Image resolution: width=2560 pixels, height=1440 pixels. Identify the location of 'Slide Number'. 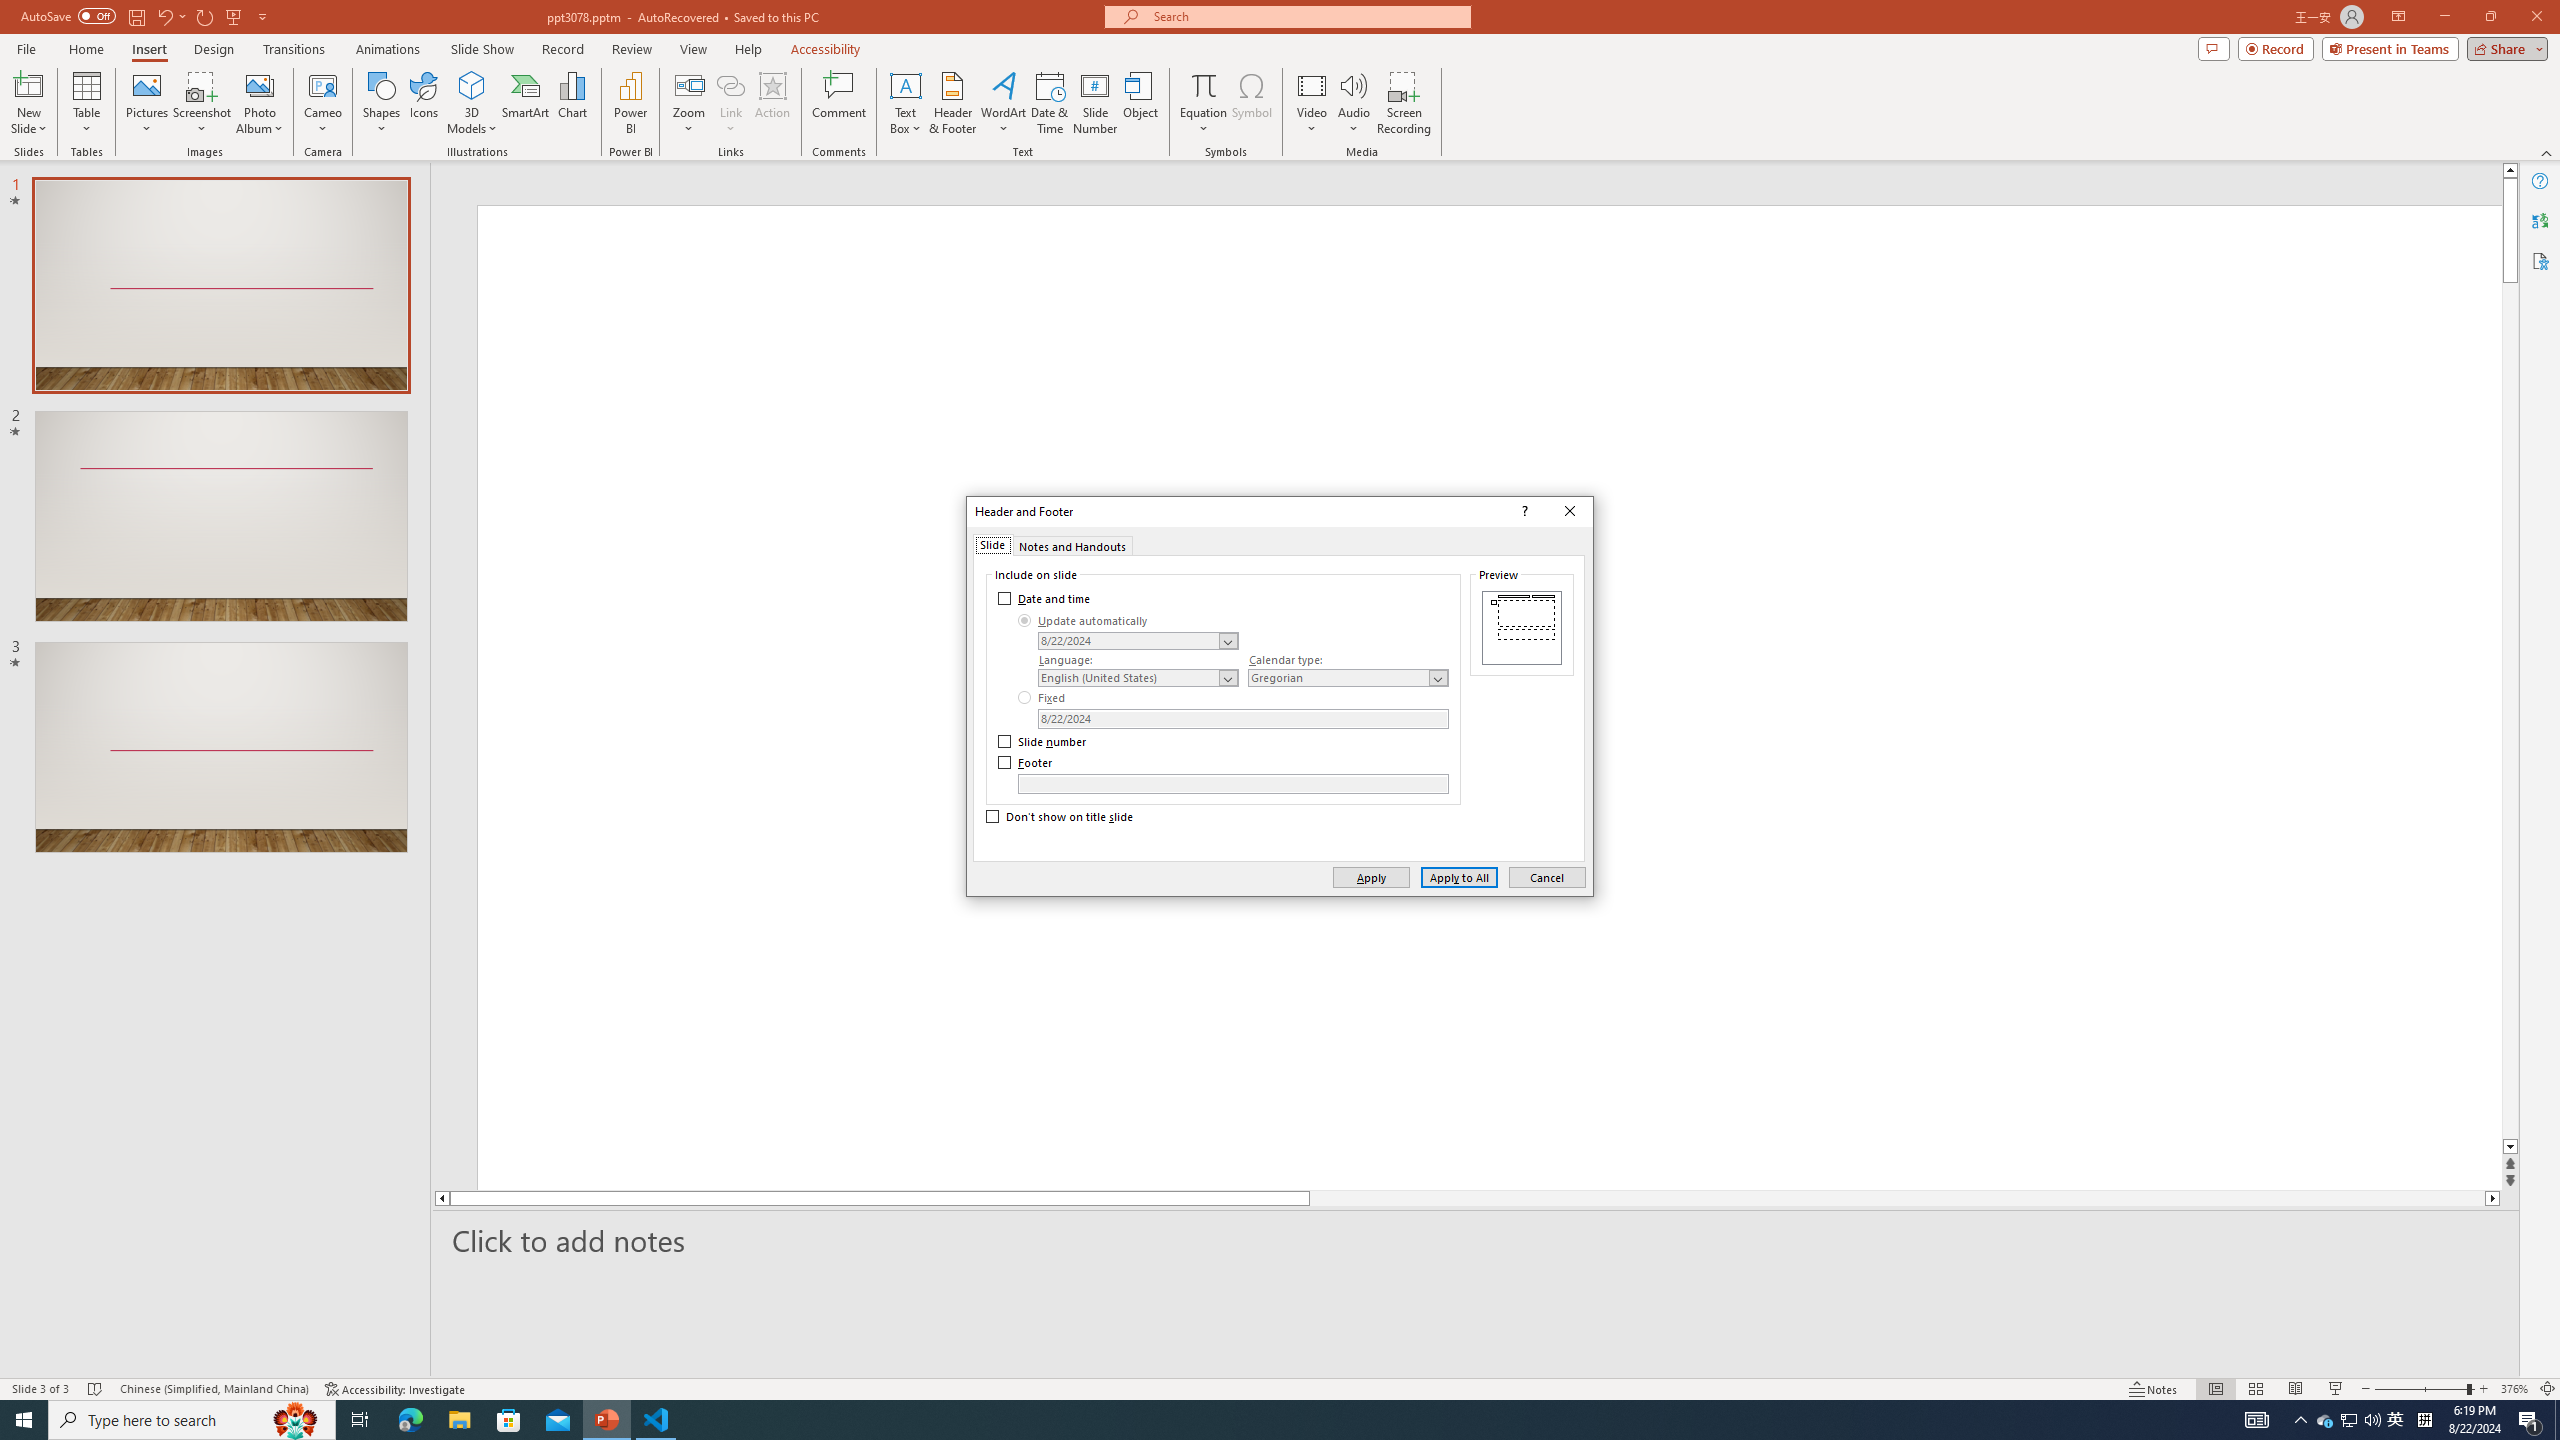
(1094, 103).